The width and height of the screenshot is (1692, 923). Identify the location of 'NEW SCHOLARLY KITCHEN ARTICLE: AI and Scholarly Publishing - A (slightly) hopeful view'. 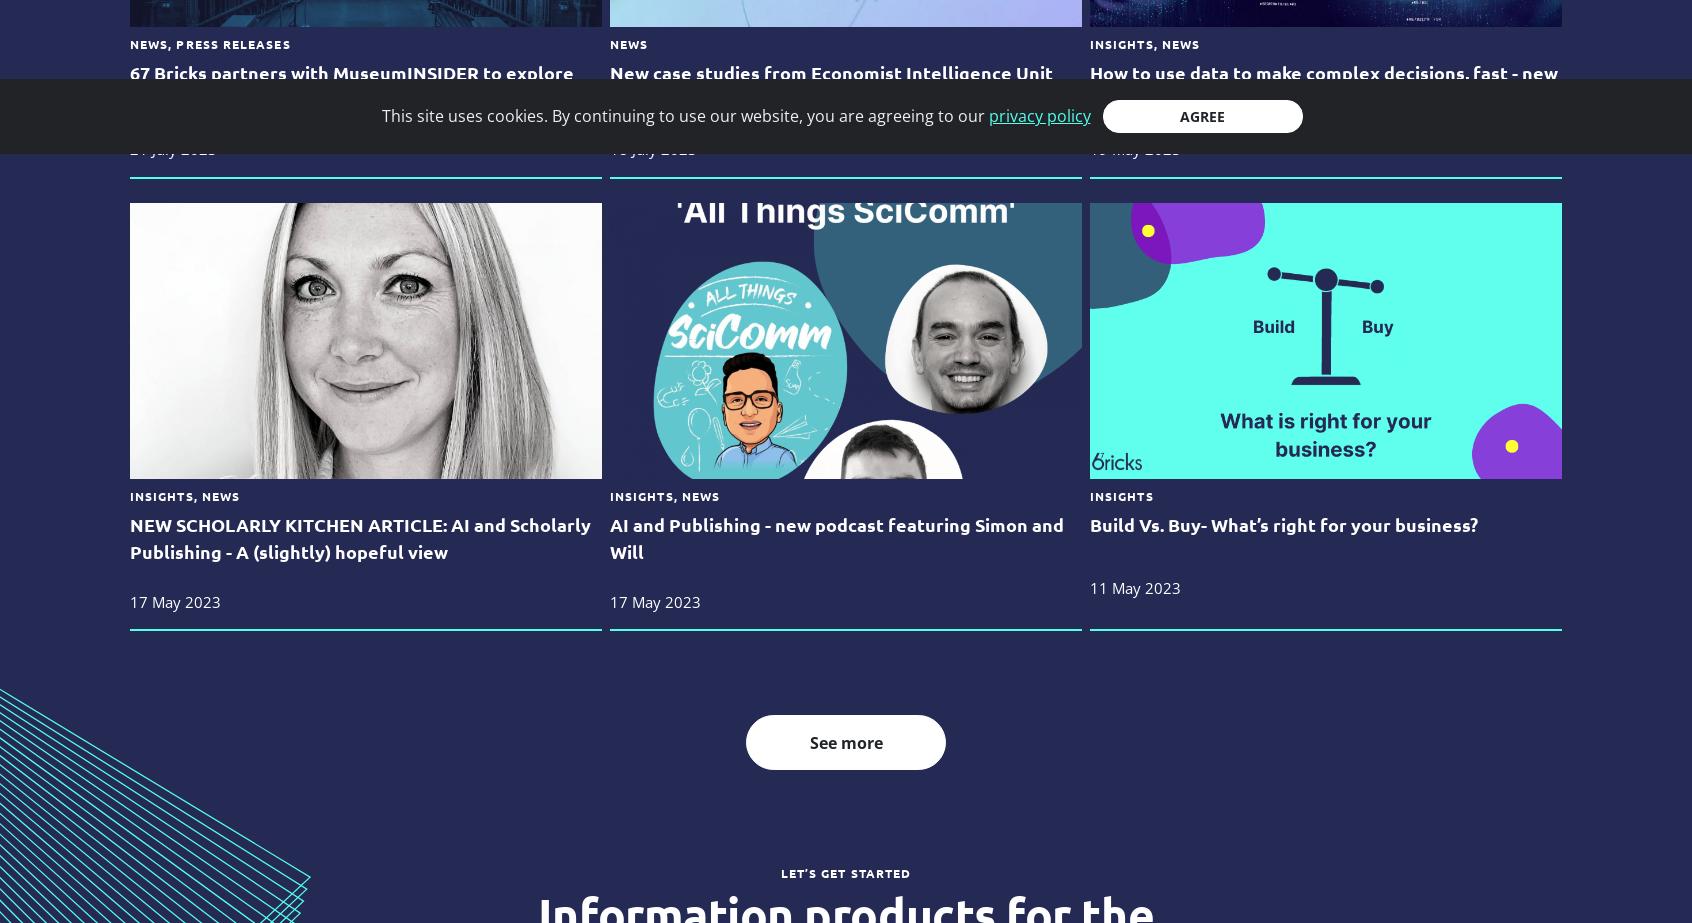
(360, 537).